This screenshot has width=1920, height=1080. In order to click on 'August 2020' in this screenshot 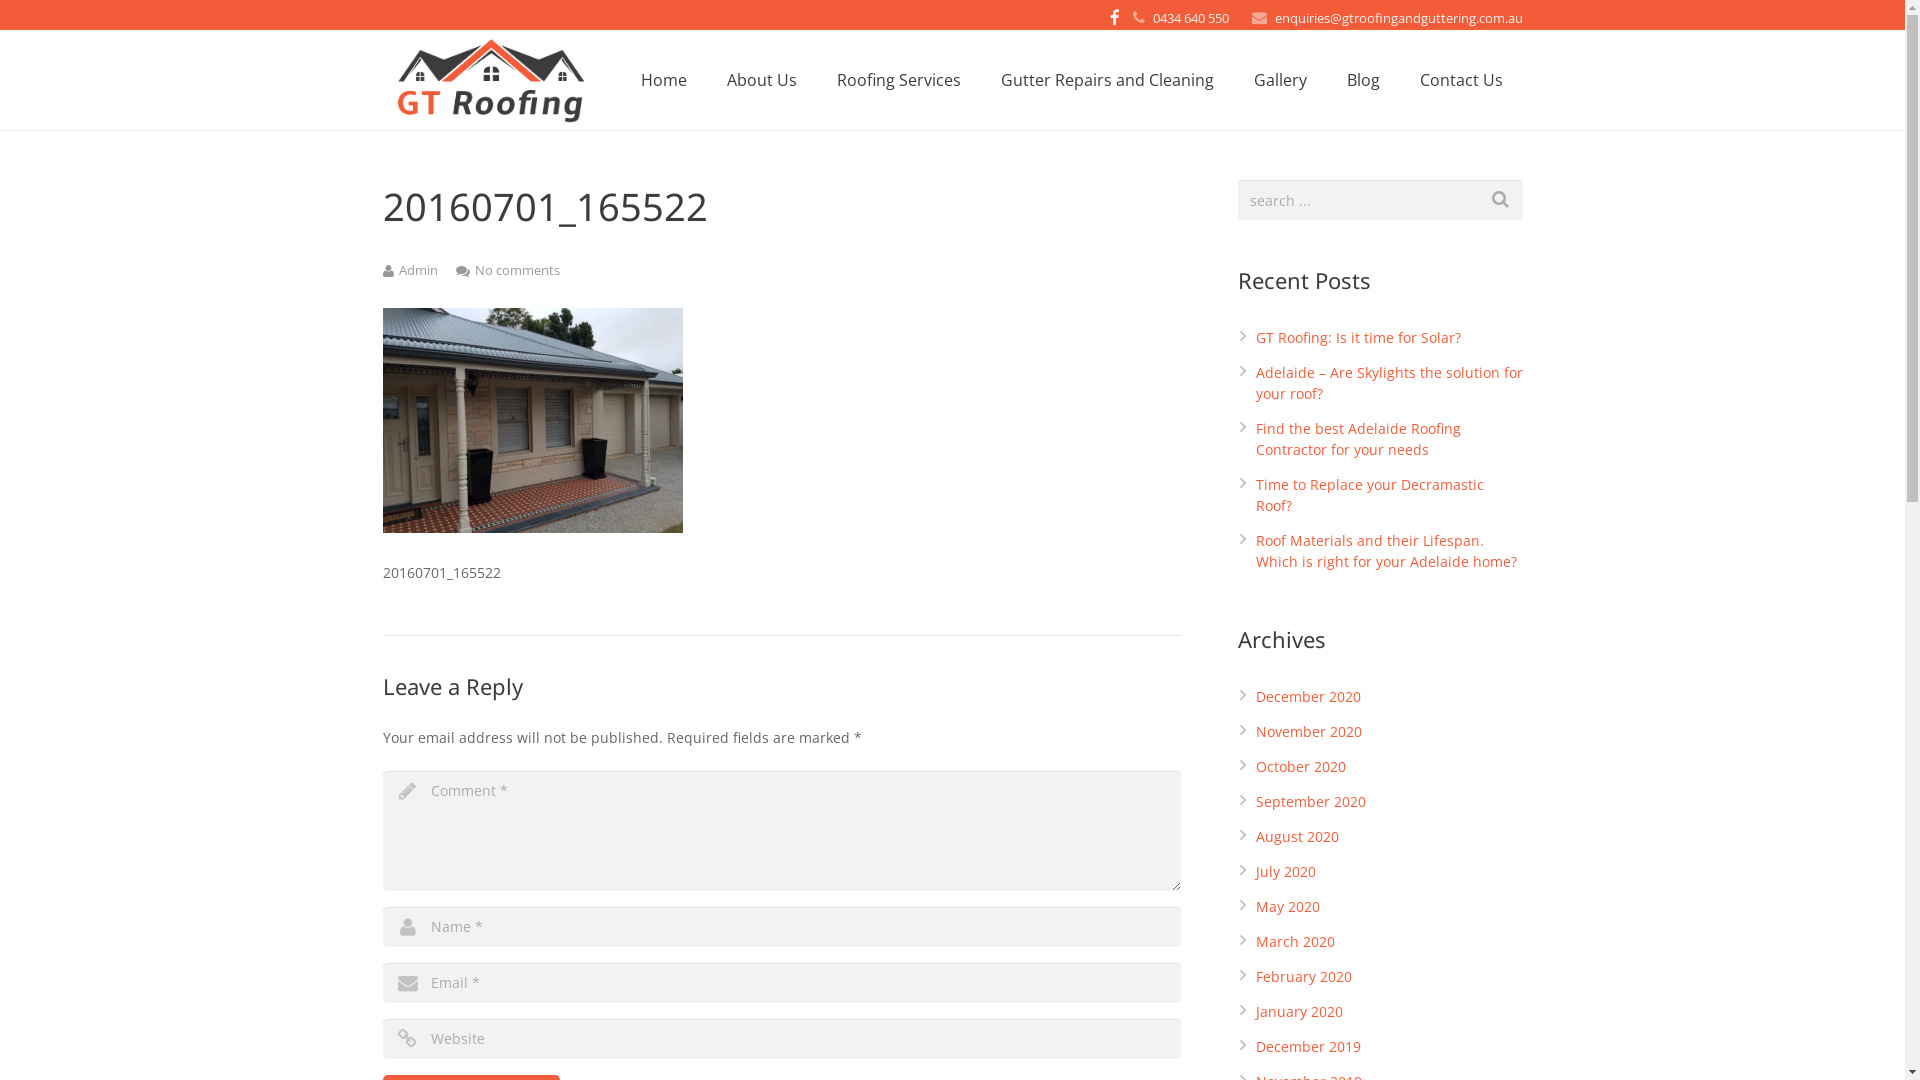, I will do `click(1297, 836)`.